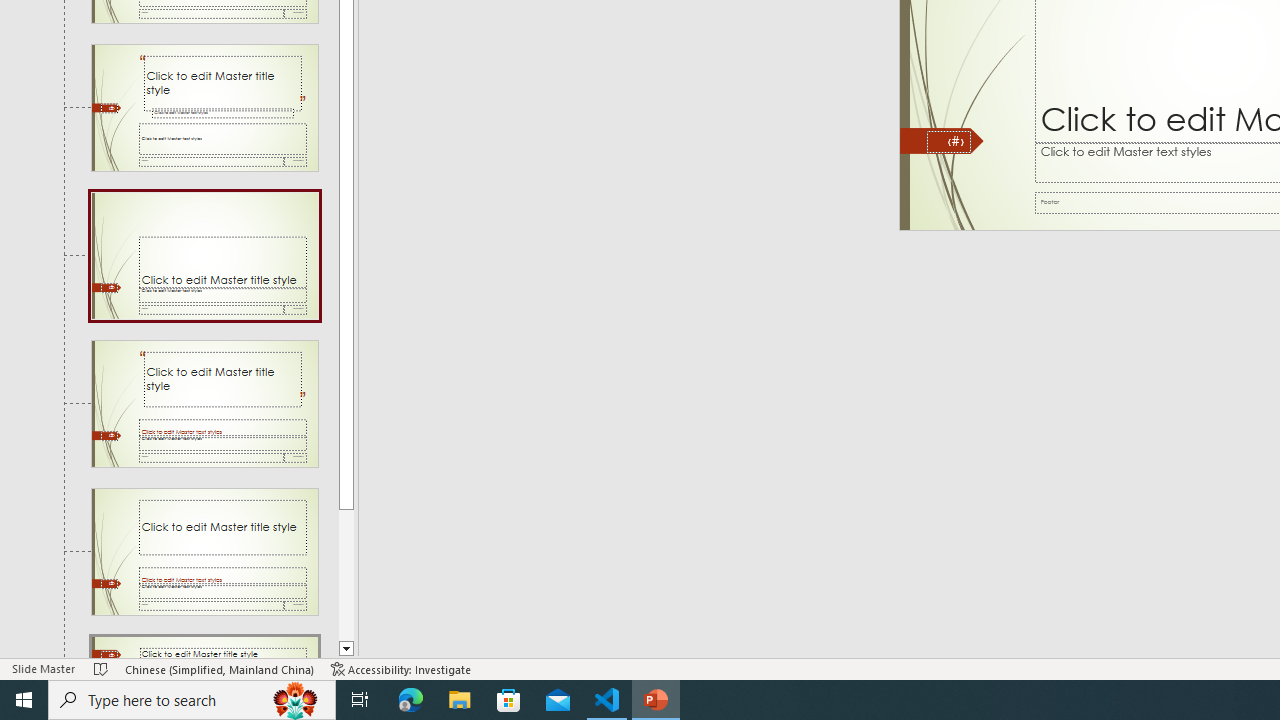 The width and height of the screenshot is (1280, 720). Describe the element at coordinates (941, 140) in the screenshot. I see `'Freeform 11'` at that location.